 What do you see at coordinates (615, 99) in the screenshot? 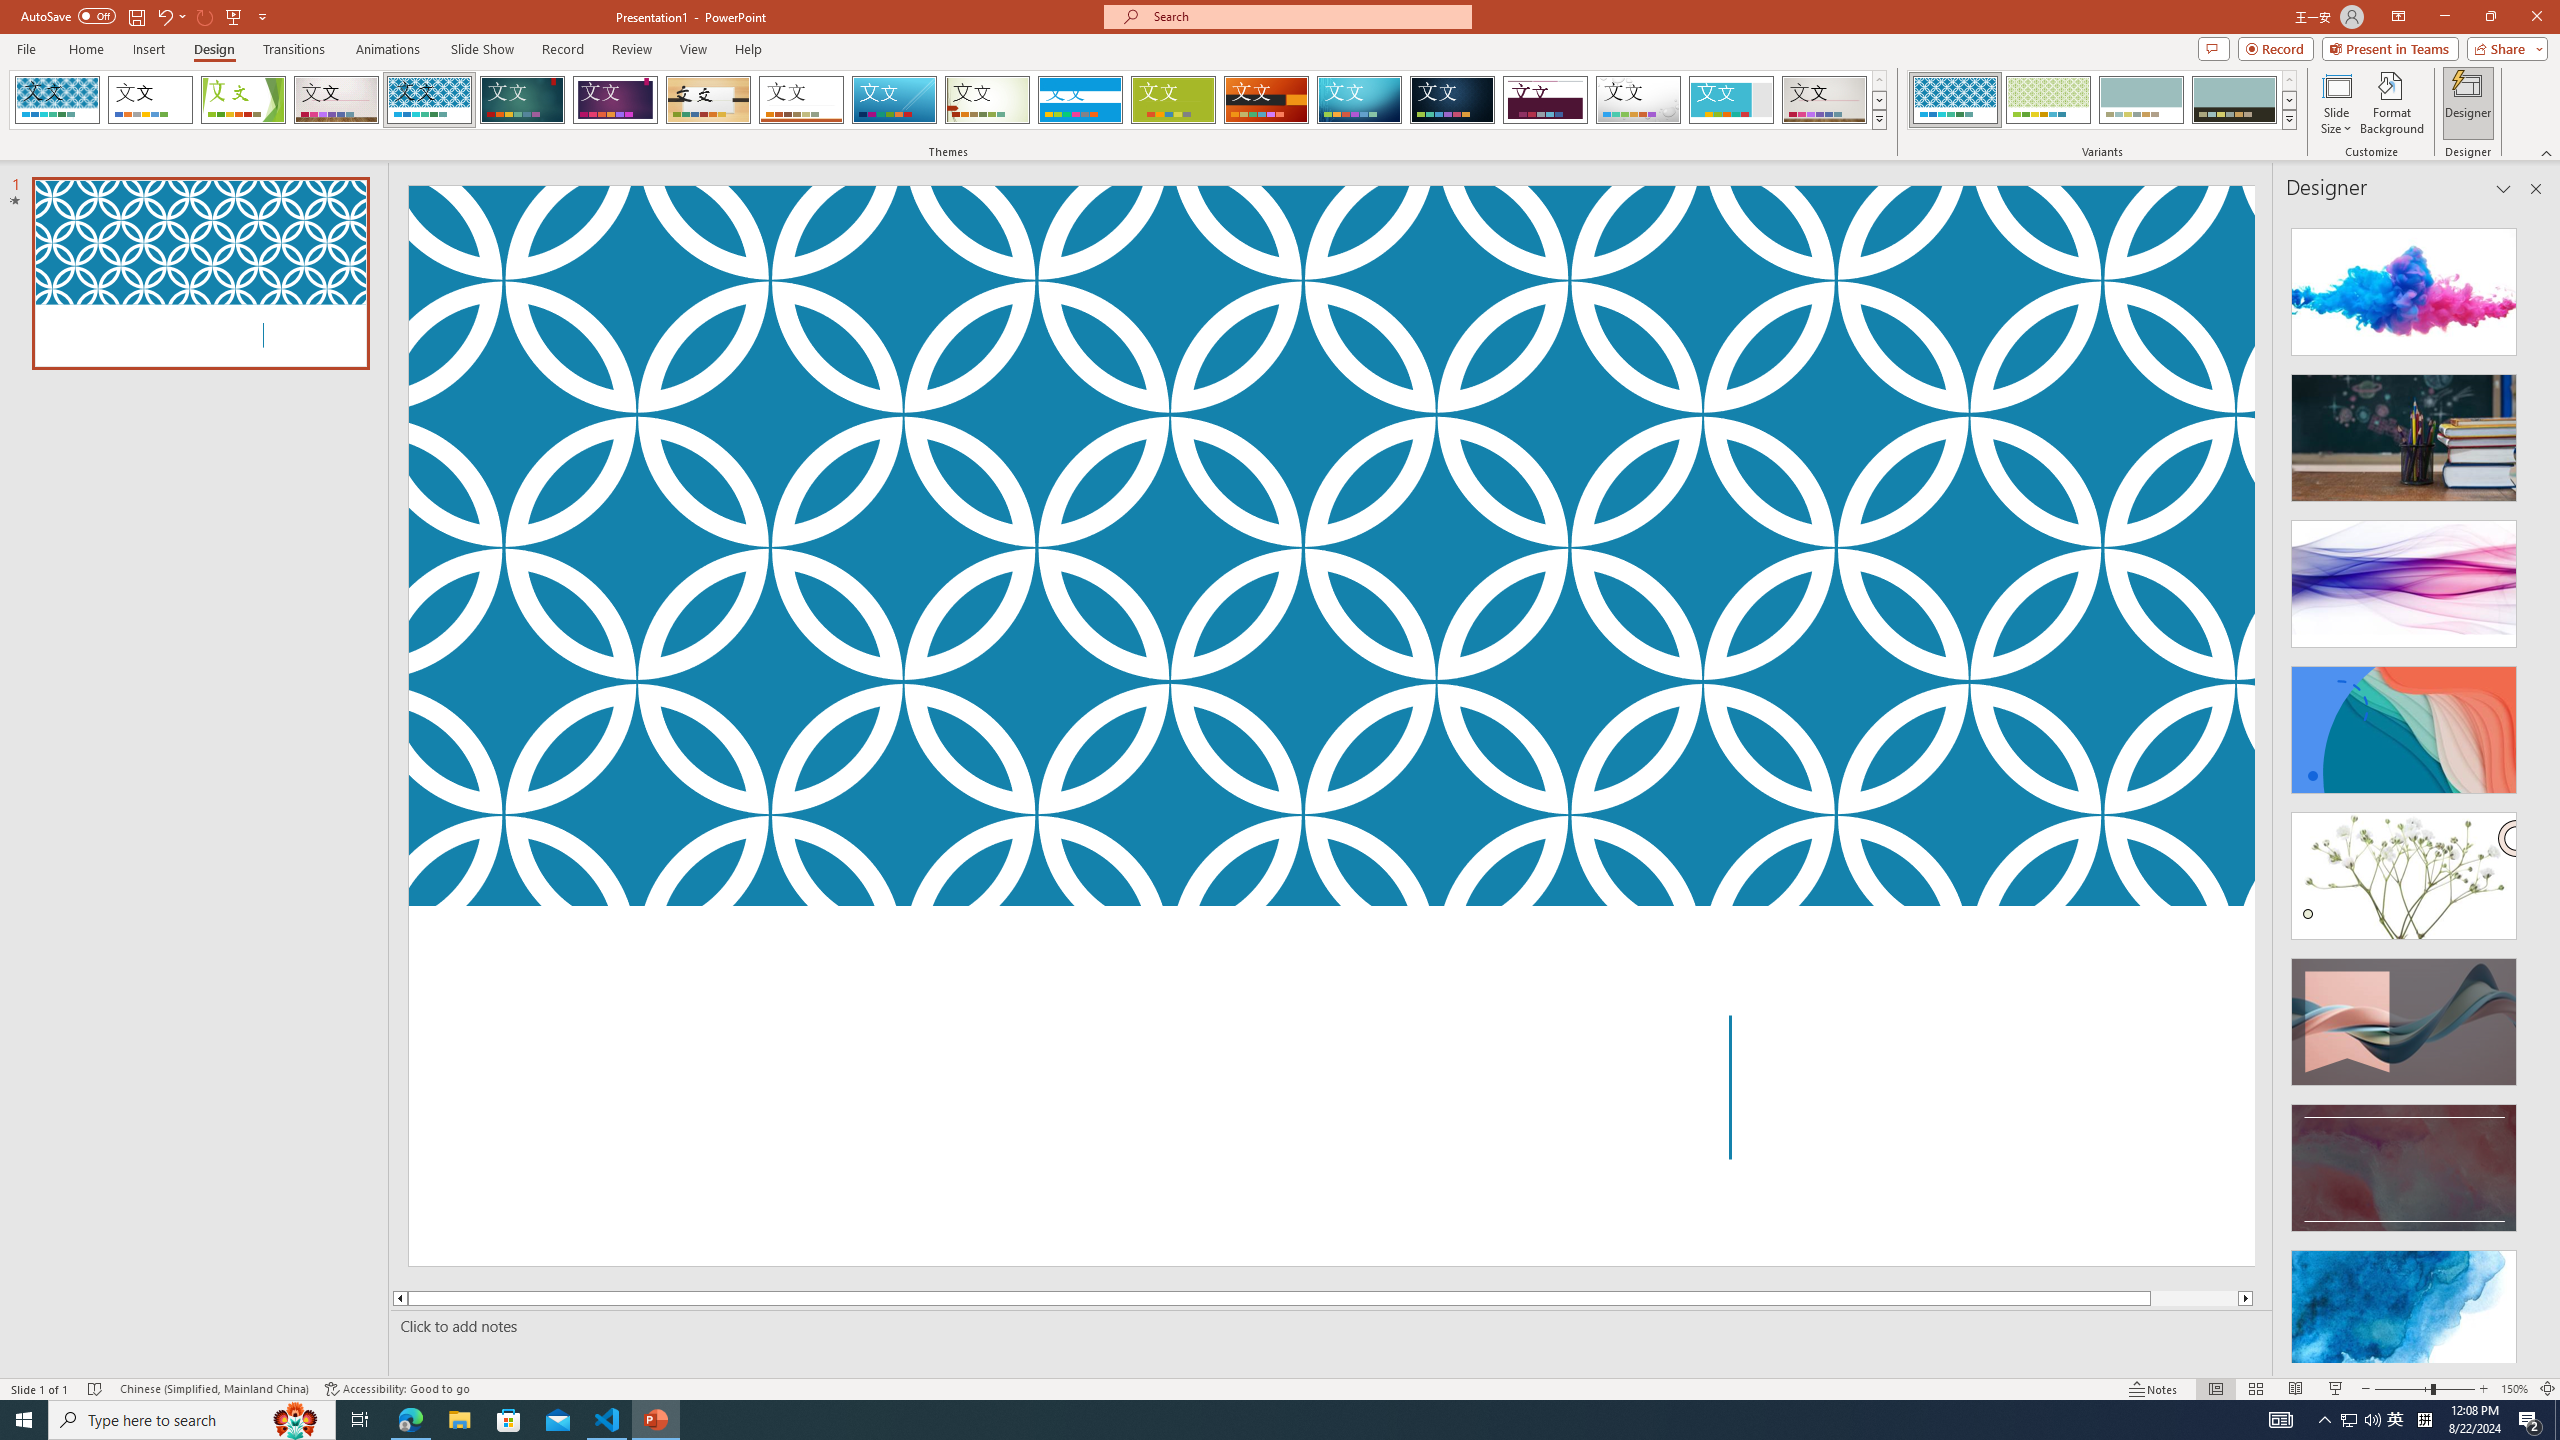
I see `'Ion Boardroom Loading Preview...'` at bounding box center [615, 99].